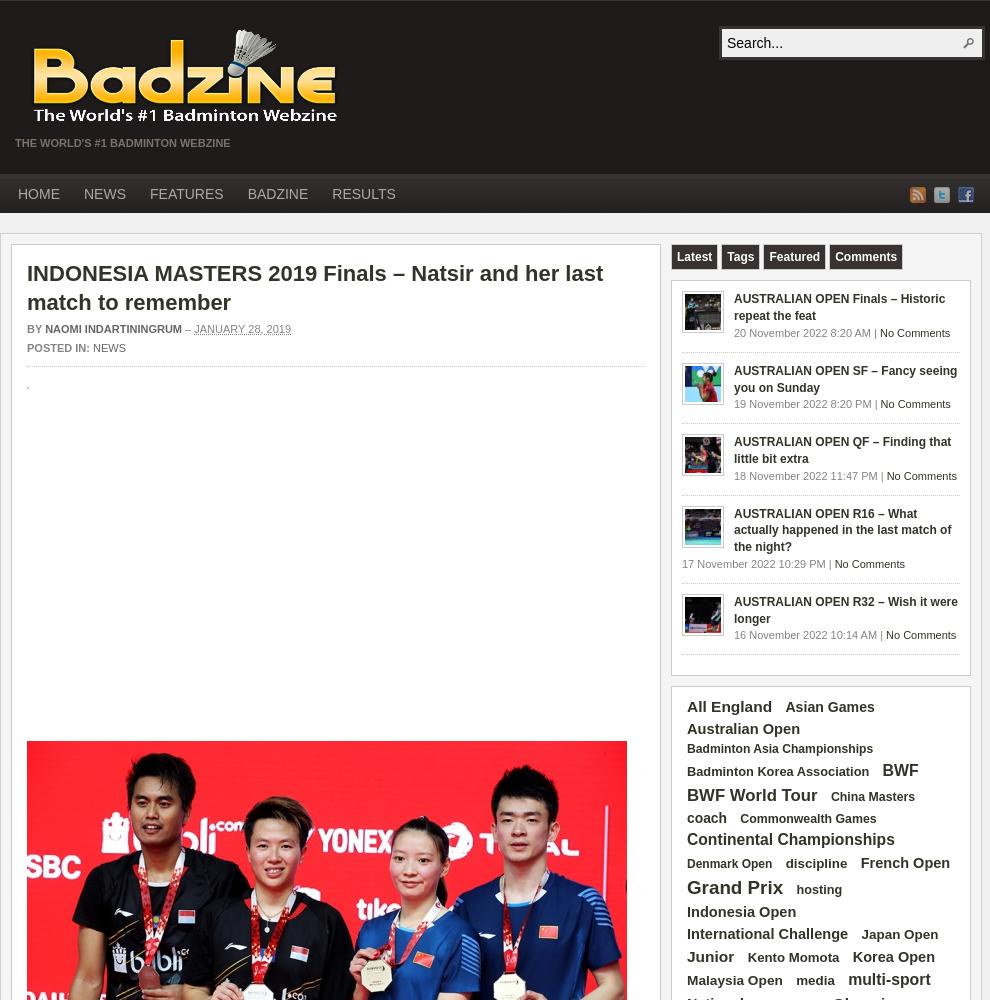 This screenshot has width=990, height=1000. What do you see at coordinates (845, 378) in the screenshot?
I see `'AUSTRALIAN OPEN SF – Fancy seeing you on Sunday'` at bounding box center [845, 378].